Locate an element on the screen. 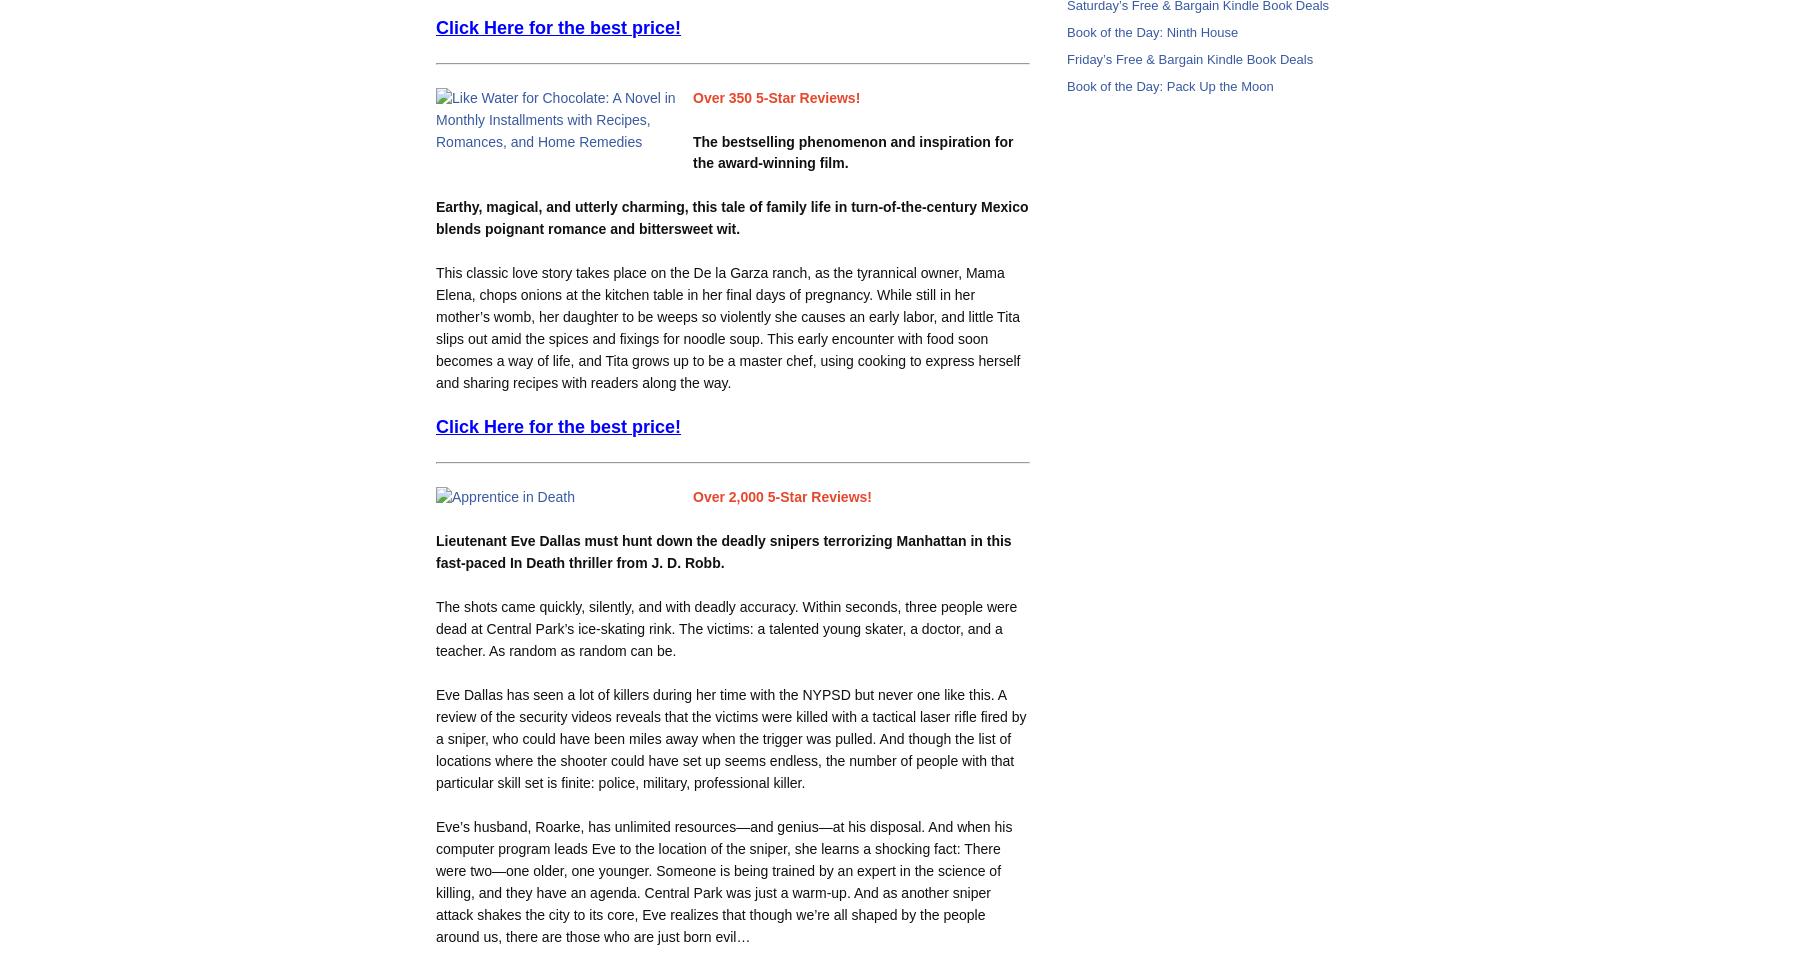  'Lieutenant Eve Dallas must hunt down the deadly snipers terrorizing Manhattan in this fast-paced In Death thriller from J. D. Robb.' is located at coordinates (722, 551).